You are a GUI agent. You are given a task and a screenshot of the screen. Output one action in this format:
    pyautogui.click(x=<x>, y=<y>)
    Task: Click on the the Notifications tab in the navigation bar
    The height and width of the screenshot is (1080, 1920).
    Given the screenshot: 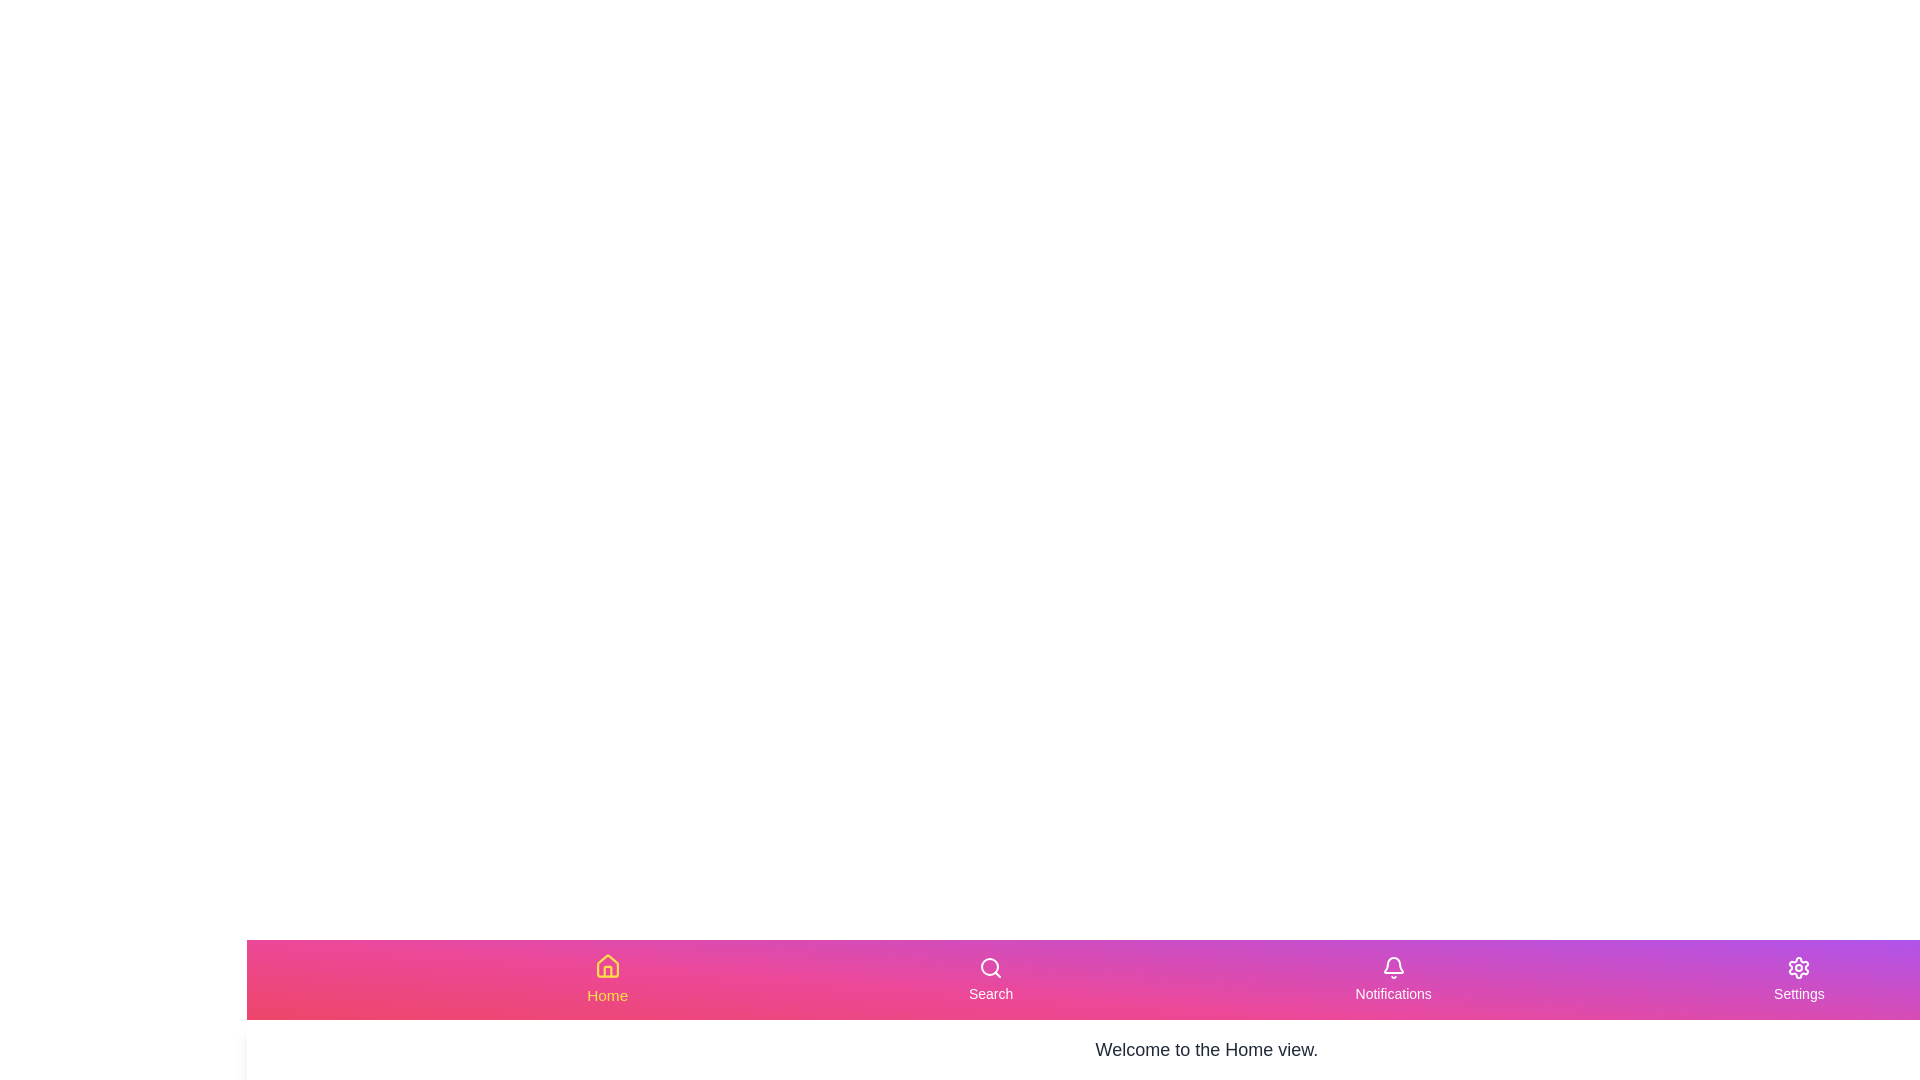 What is the action you would take?
    pyautogui.click(x=1392, y=978)
    